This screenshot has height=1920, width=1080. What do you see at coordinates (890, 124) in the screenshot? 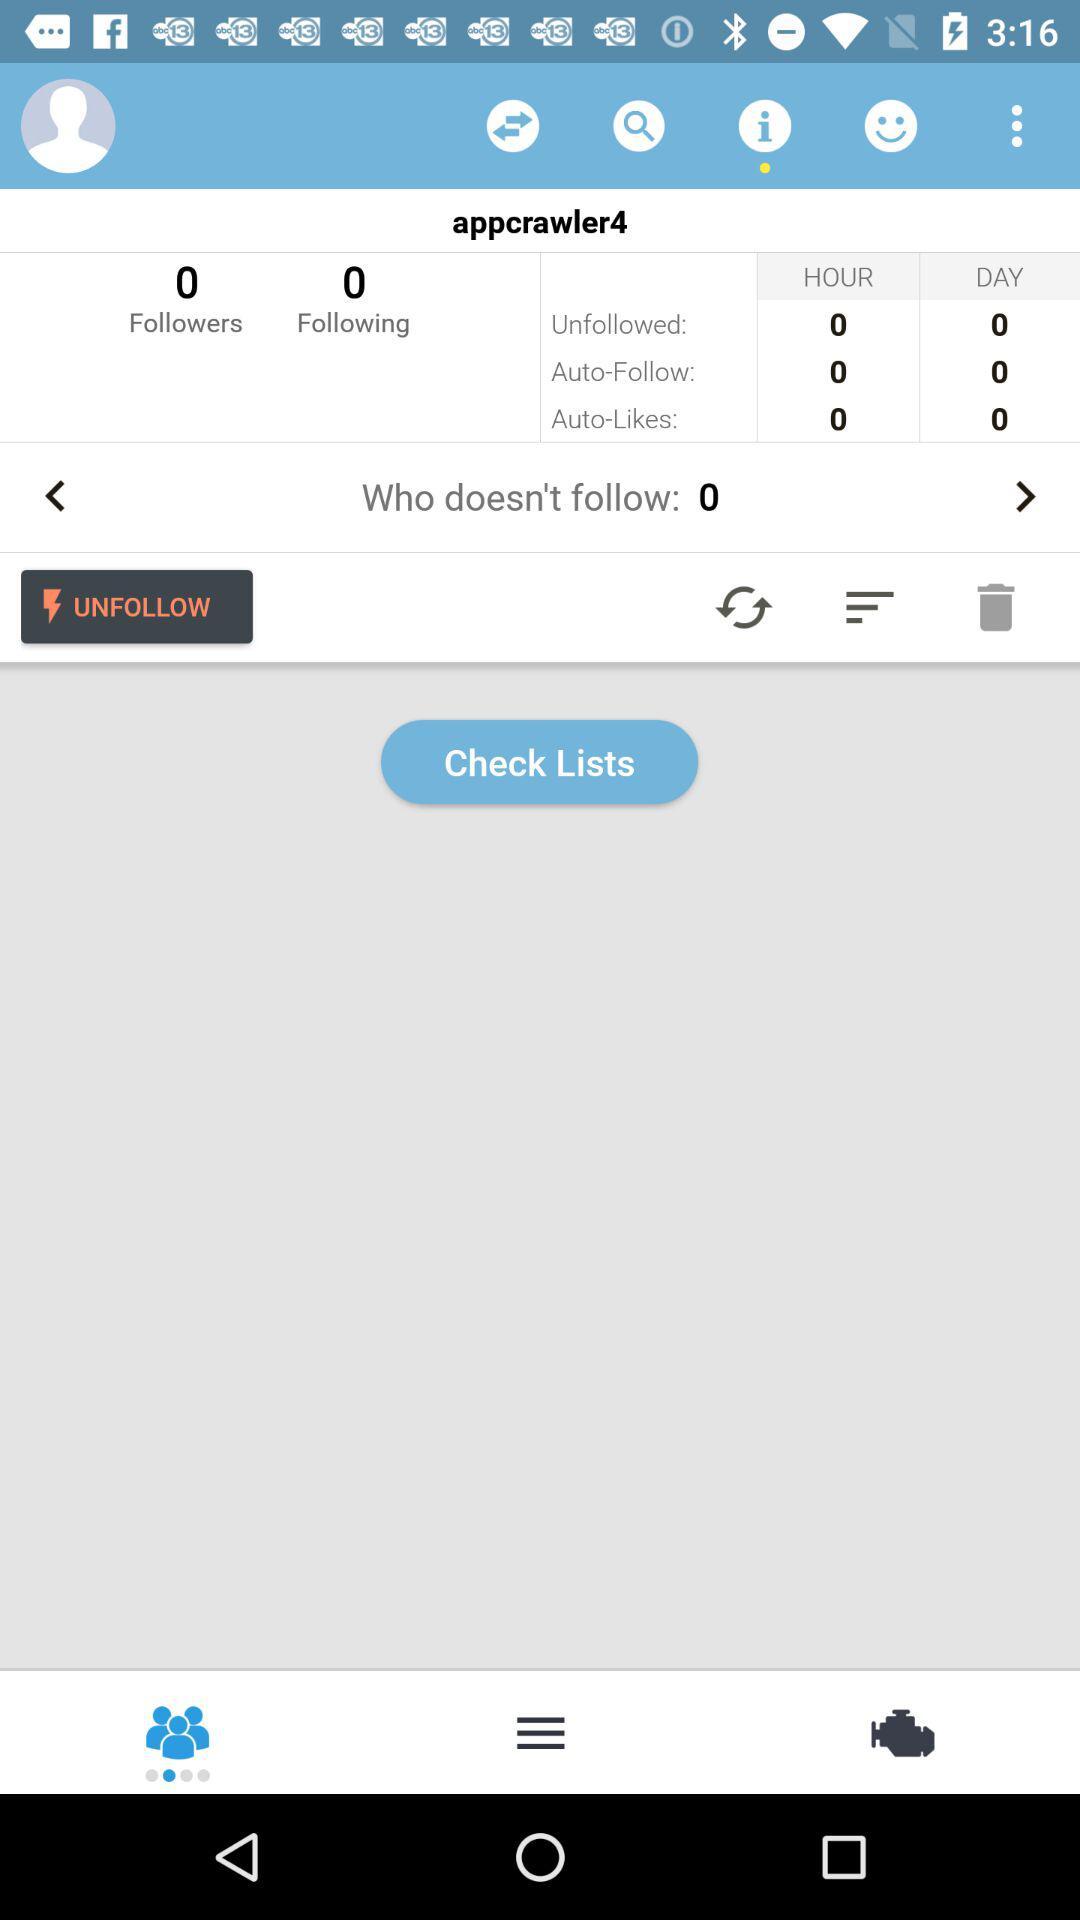
I see `send smile face` at bounding box center [890, 124].